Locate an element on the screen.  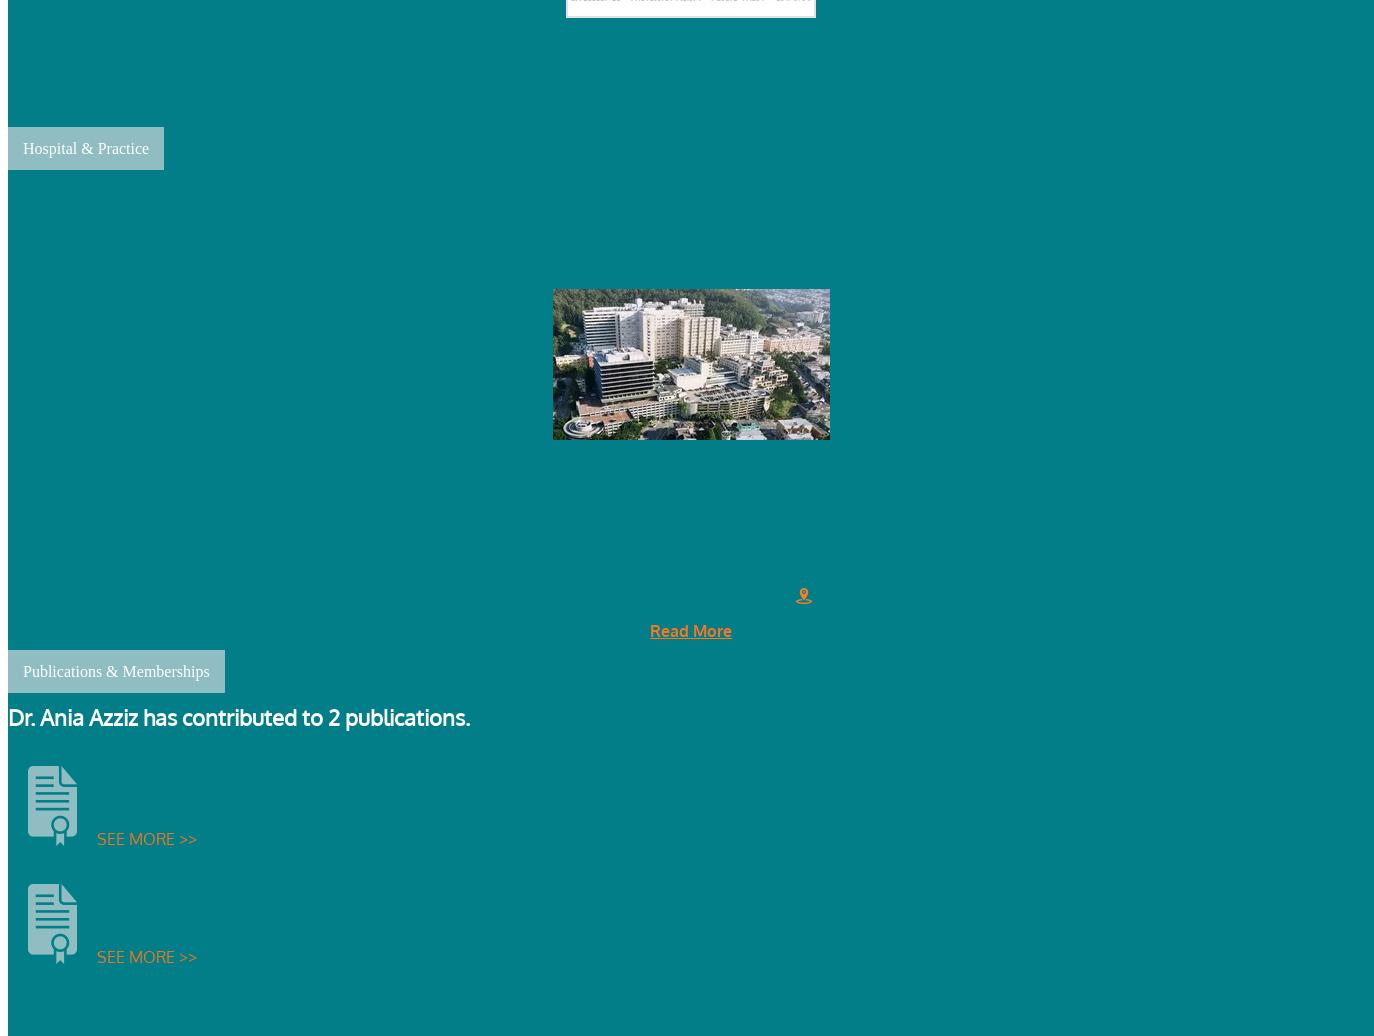
'Dr. Ania Azziz has contributed to 2 publications.' is located at coordinates (237, 715).